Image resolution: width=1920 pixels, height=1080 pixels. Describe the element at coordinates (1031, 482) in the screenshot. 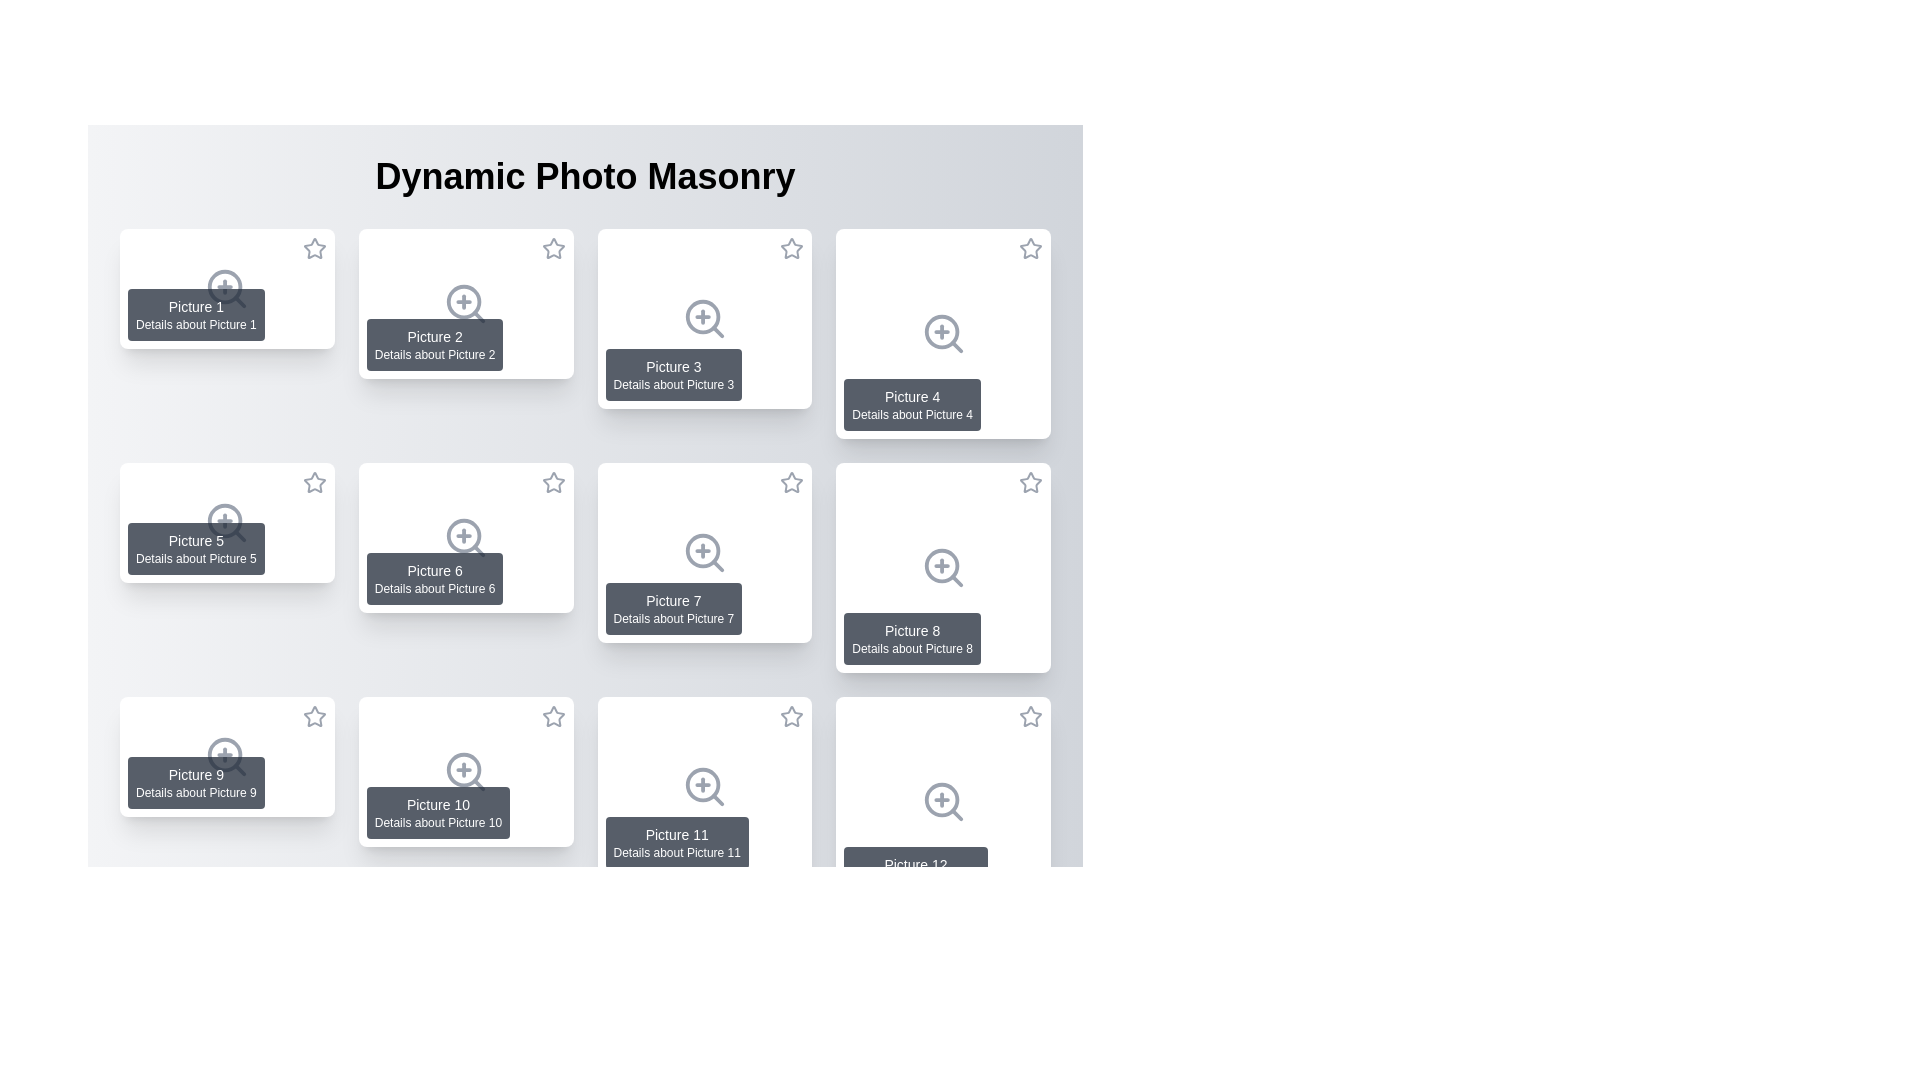

I see `the star icon located in the top-right corner of the eighth grid item in the 'Dynamic Photo Masonry' layout` at that location.